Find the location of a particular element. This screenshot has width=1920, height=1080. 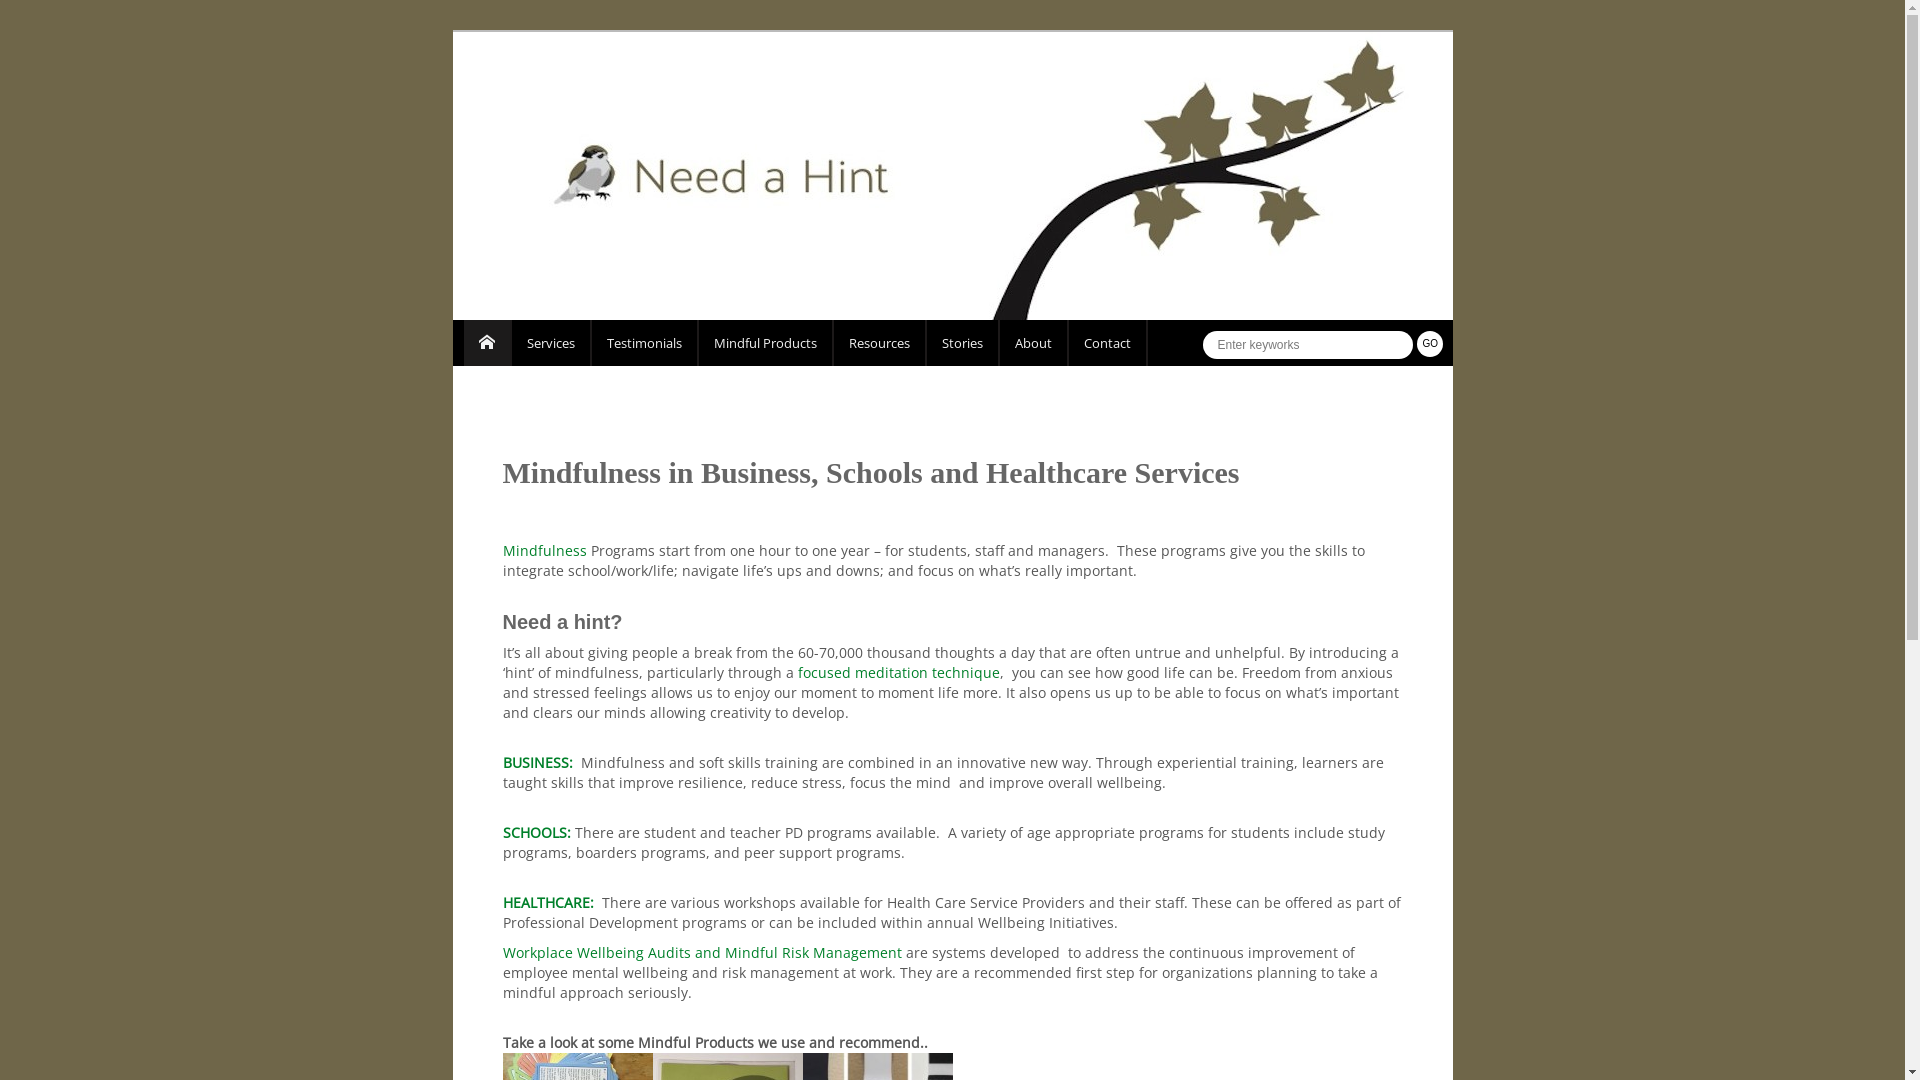

'BUSINESS:' is located at coordinates (537, 762).